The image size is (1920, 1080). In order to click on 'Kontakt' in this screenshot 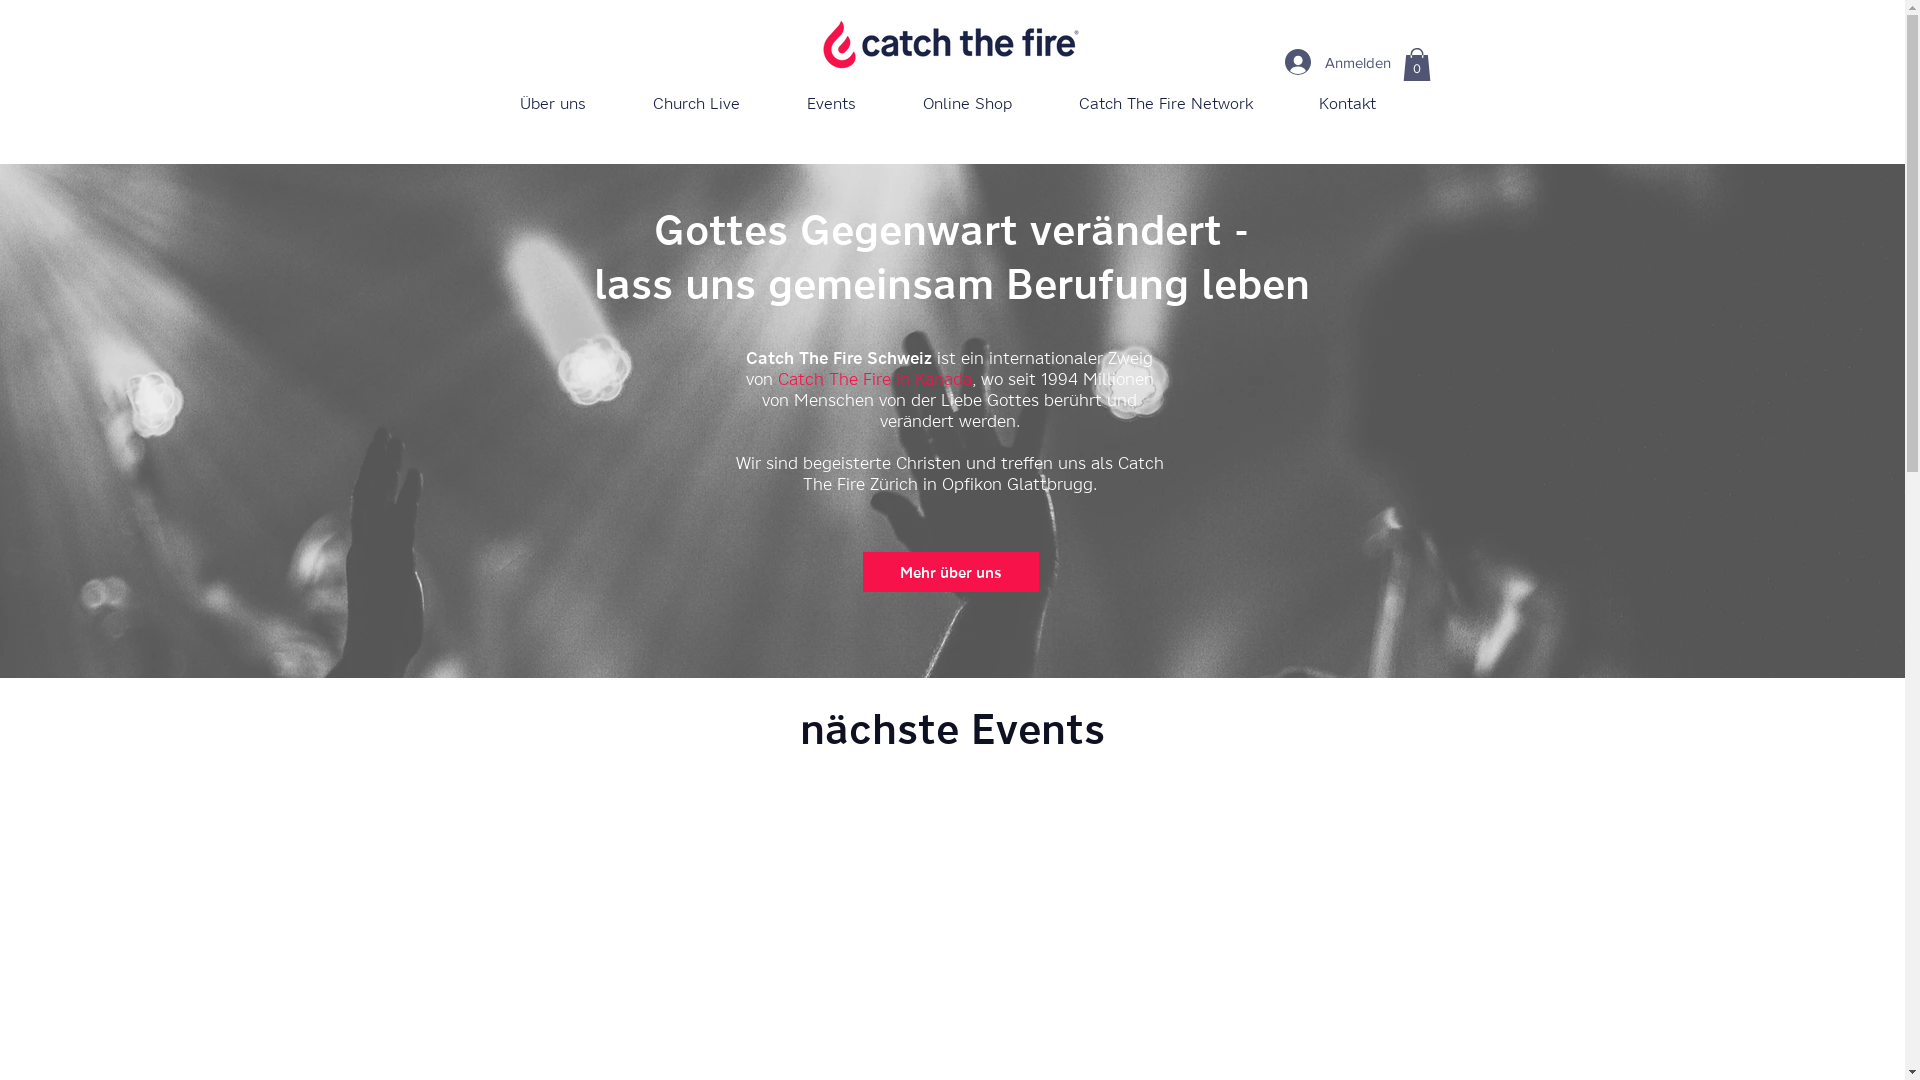, I will do `click(1347, 103)`.